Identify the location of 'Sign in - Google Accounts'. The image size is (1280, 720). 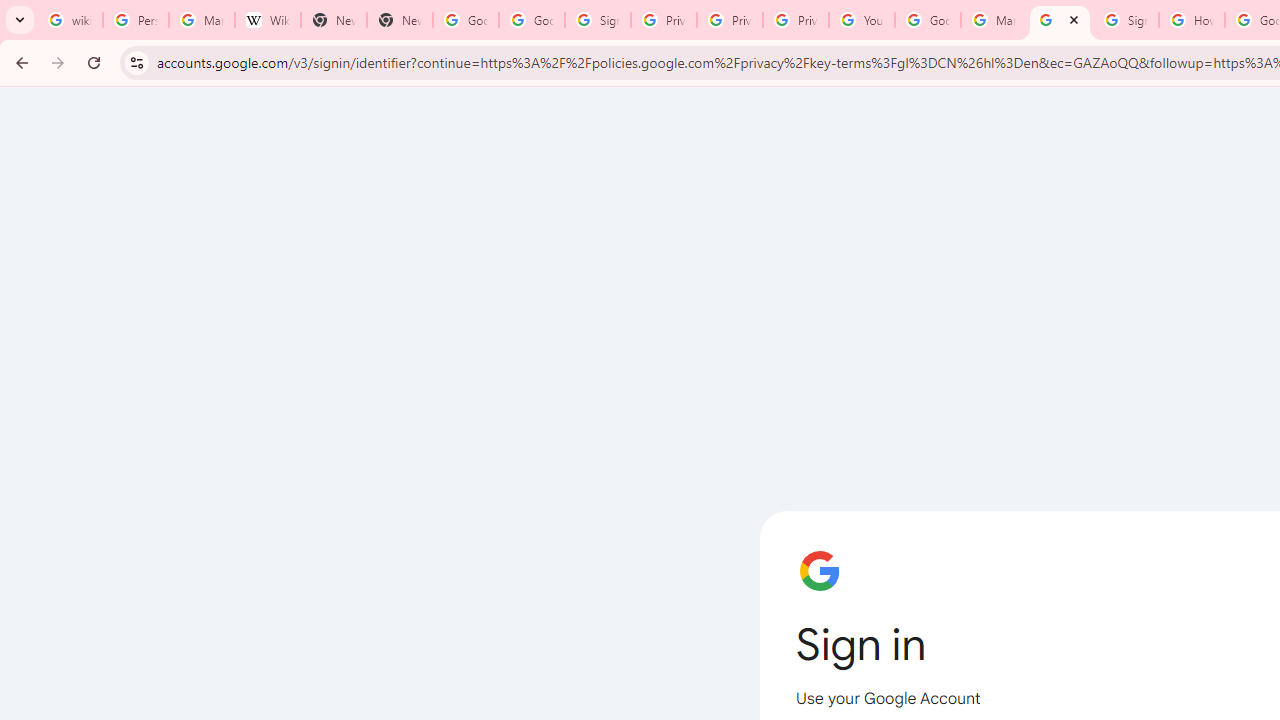
(1125, 20).